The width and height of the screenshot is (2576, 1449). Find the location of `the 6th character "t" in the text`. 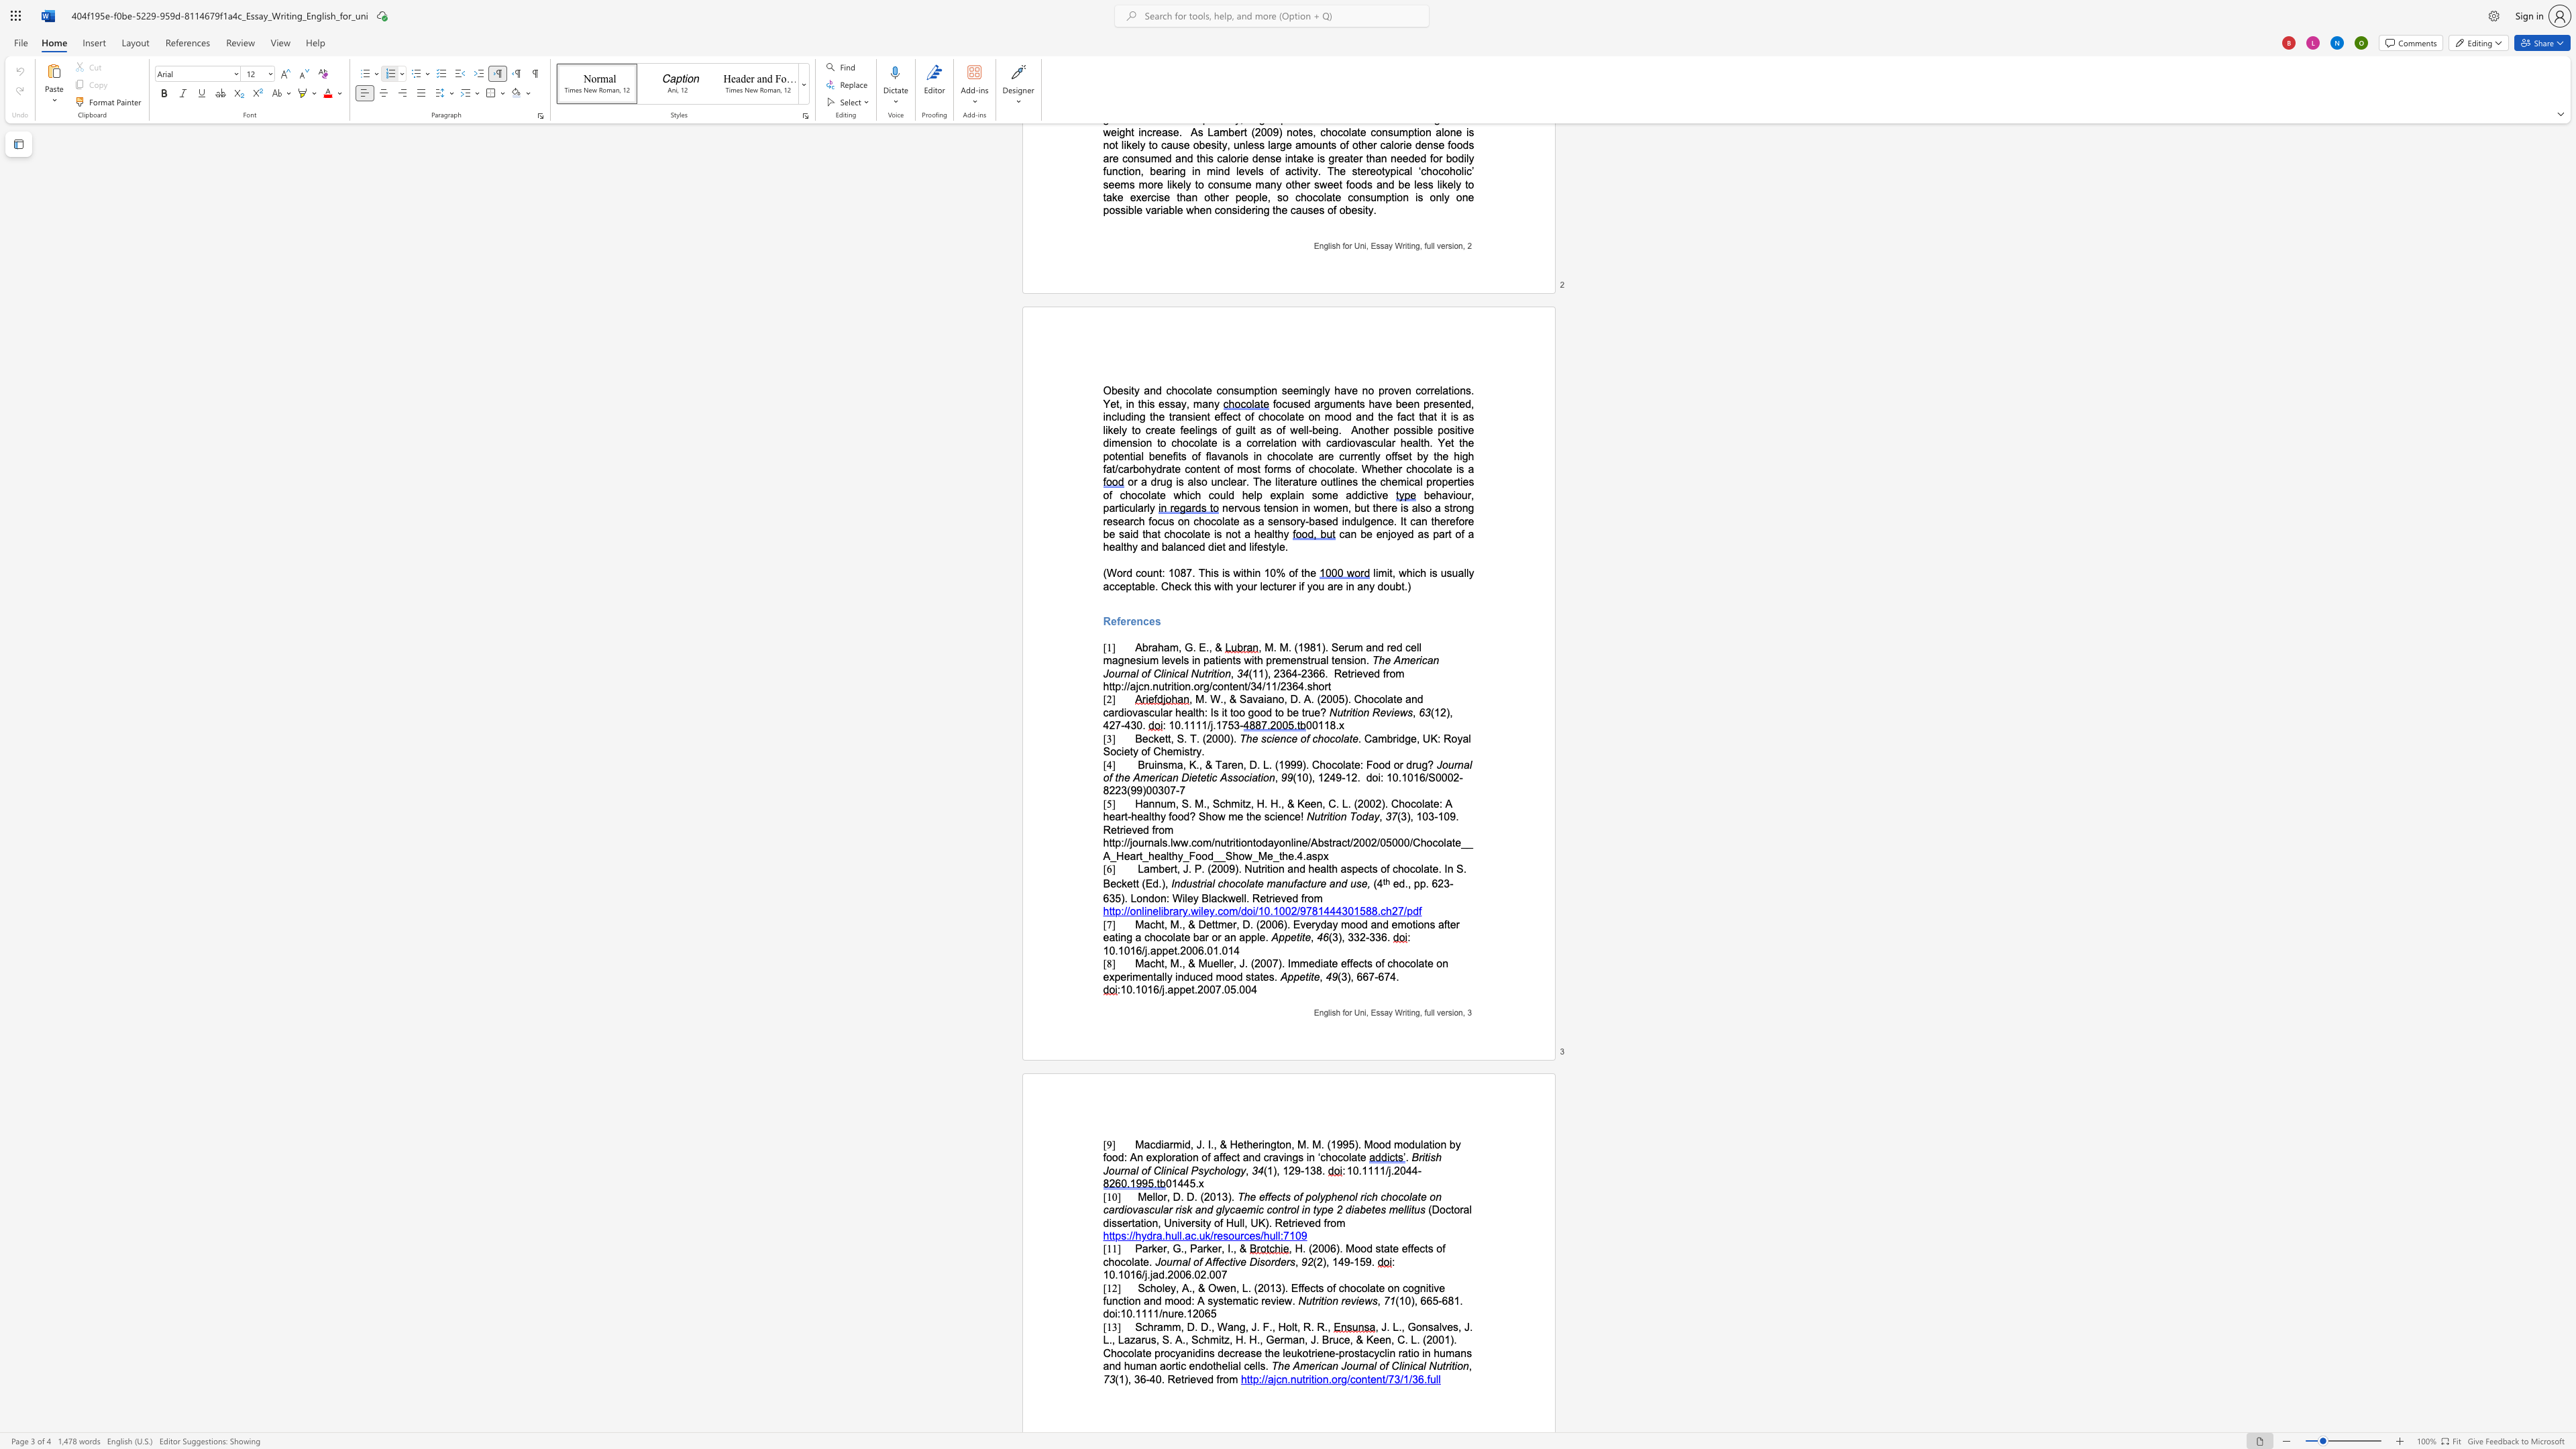

the 6th character "t" in the text is located at coordinates (1253, 842).